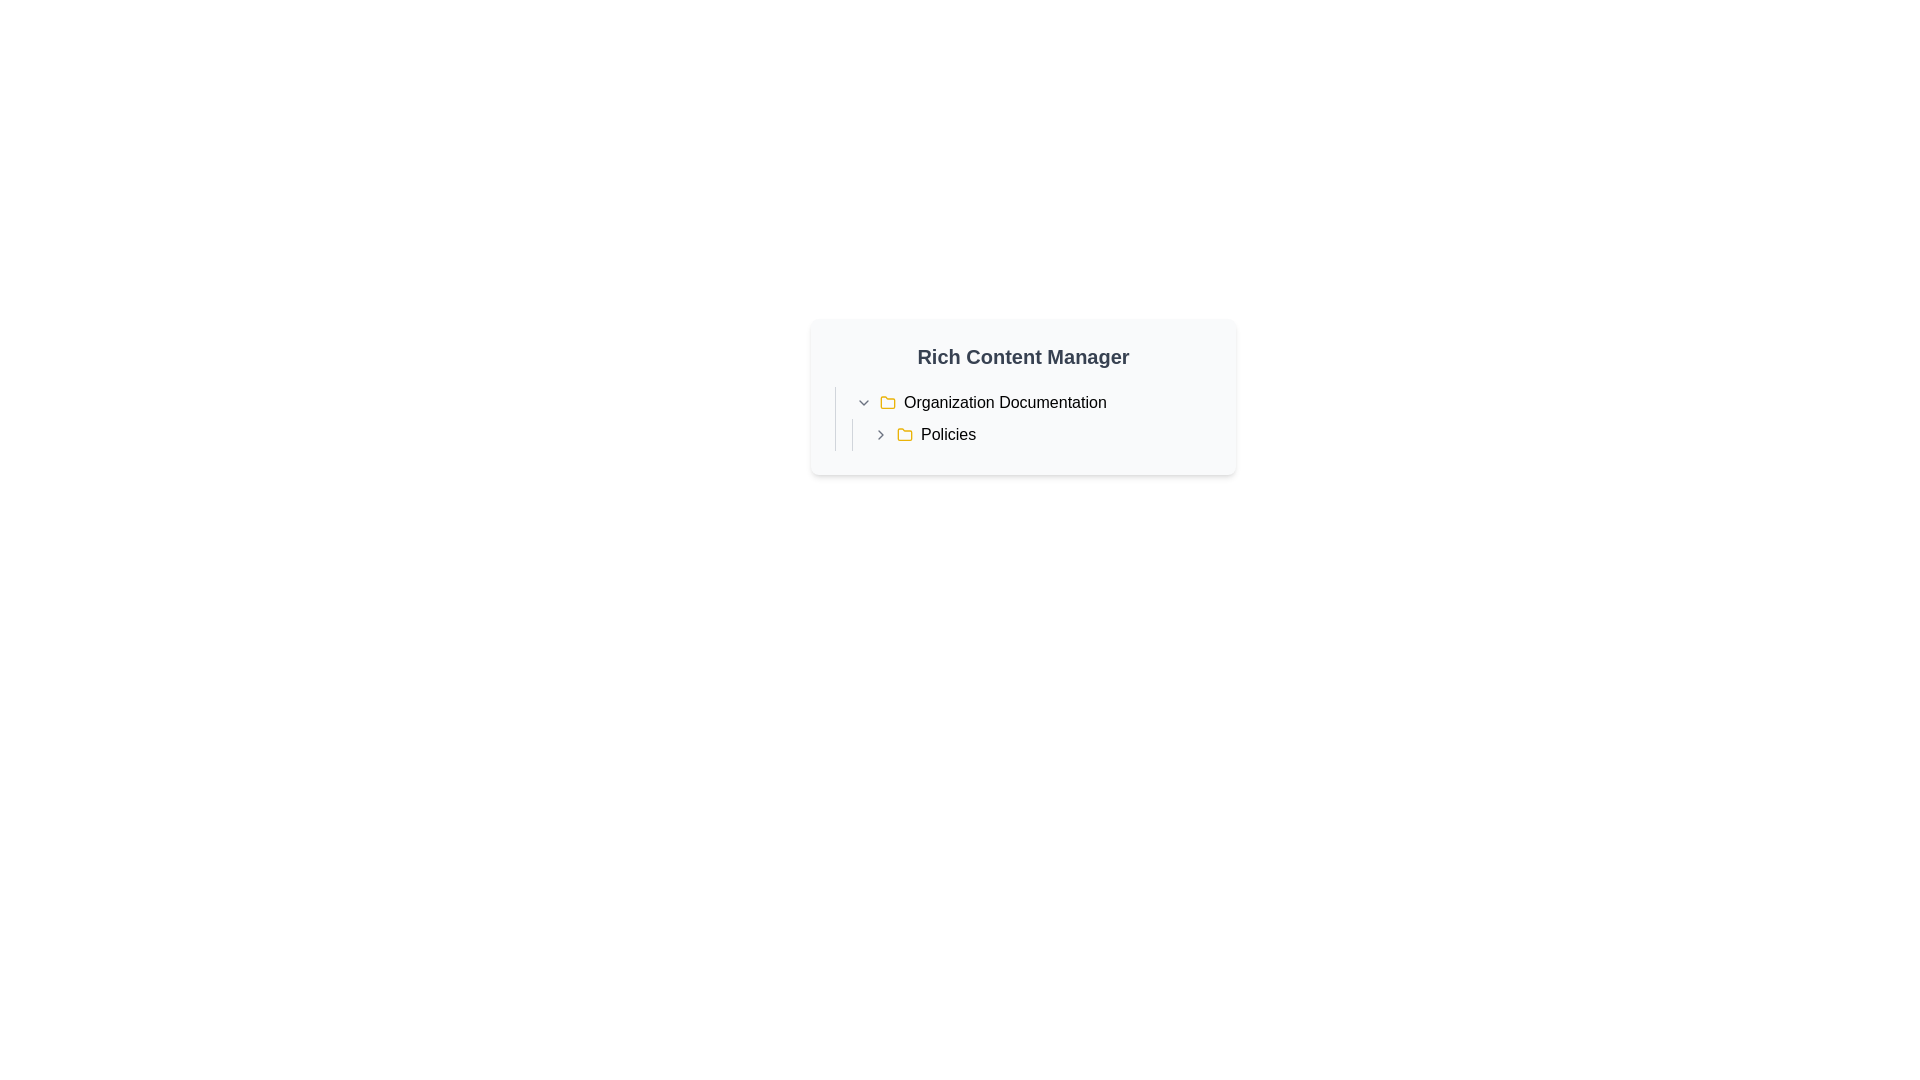  Describe the element at coordinates (1032, 434) in the screenshot. I see `the navigational menu item titled 'Policies'` at that location.